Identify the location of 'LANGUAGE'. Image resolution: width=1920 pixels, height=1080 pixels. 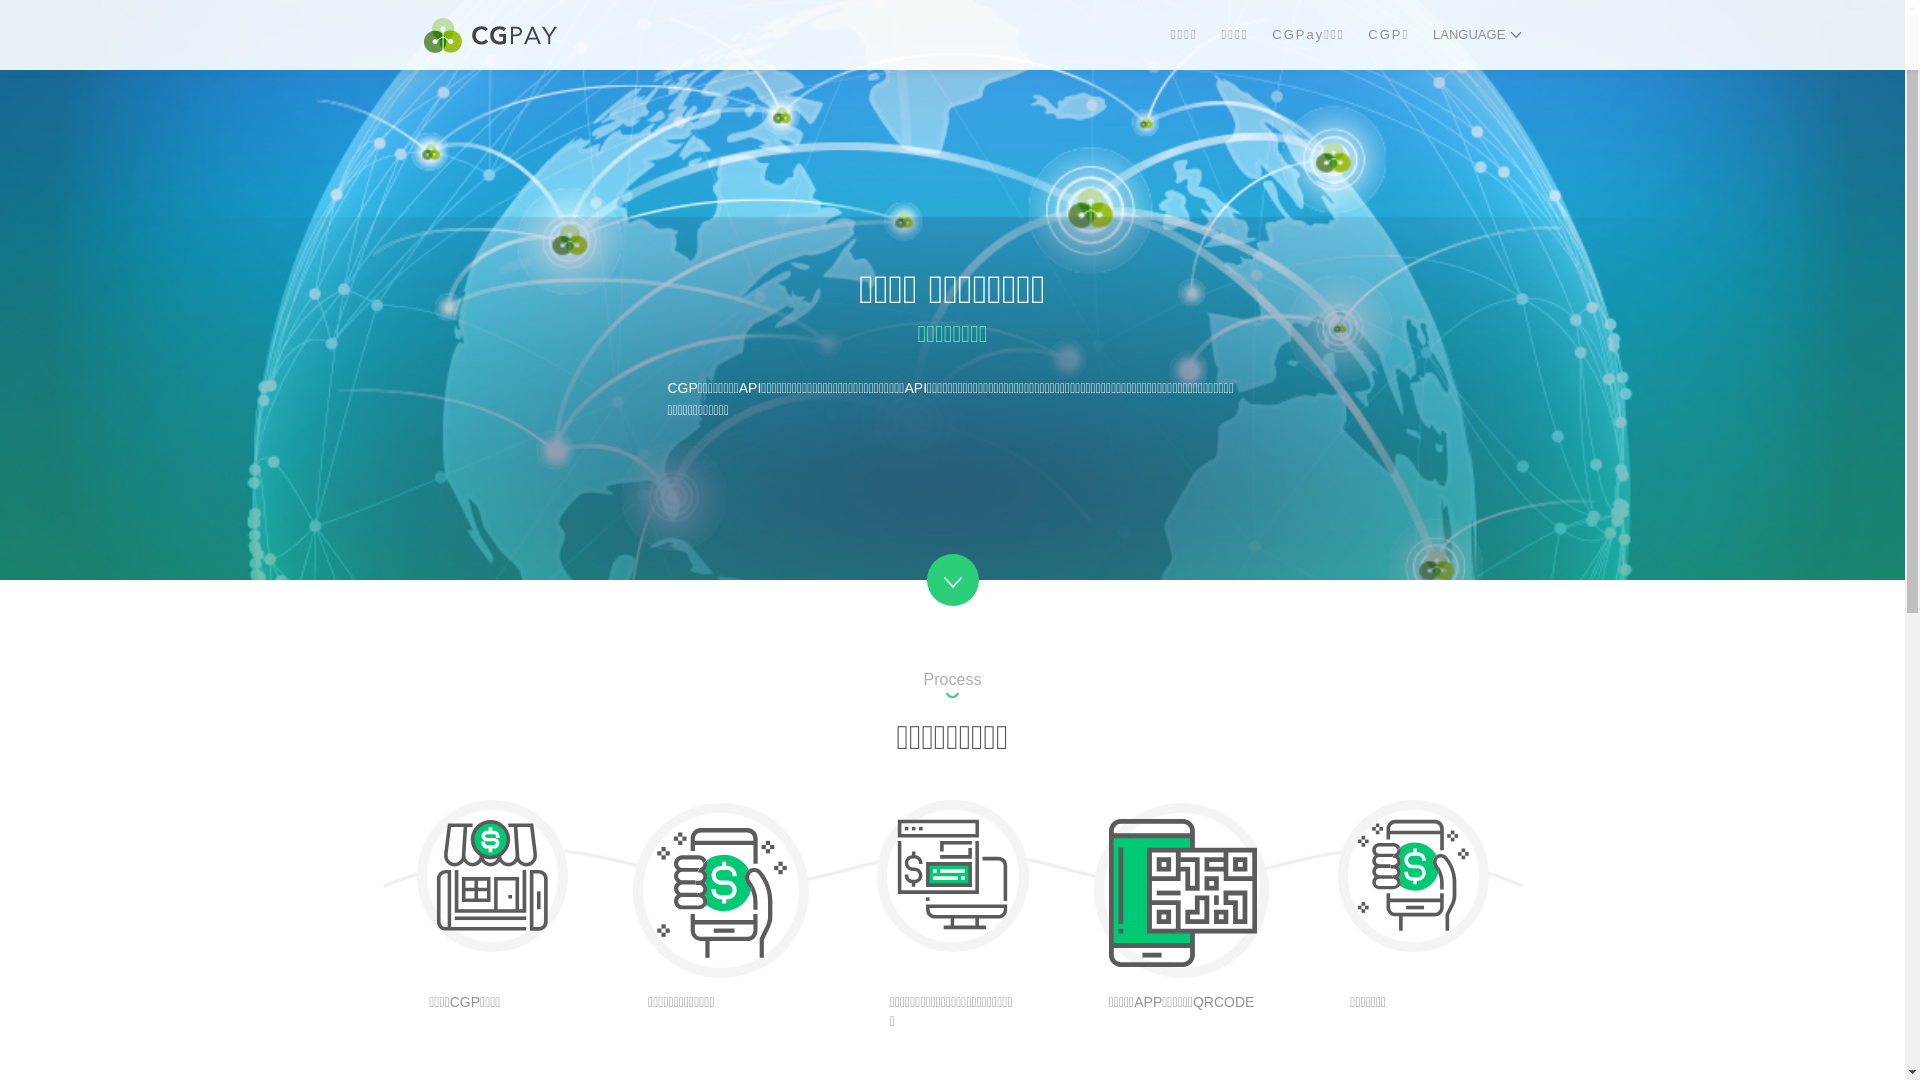
(1477, 34).